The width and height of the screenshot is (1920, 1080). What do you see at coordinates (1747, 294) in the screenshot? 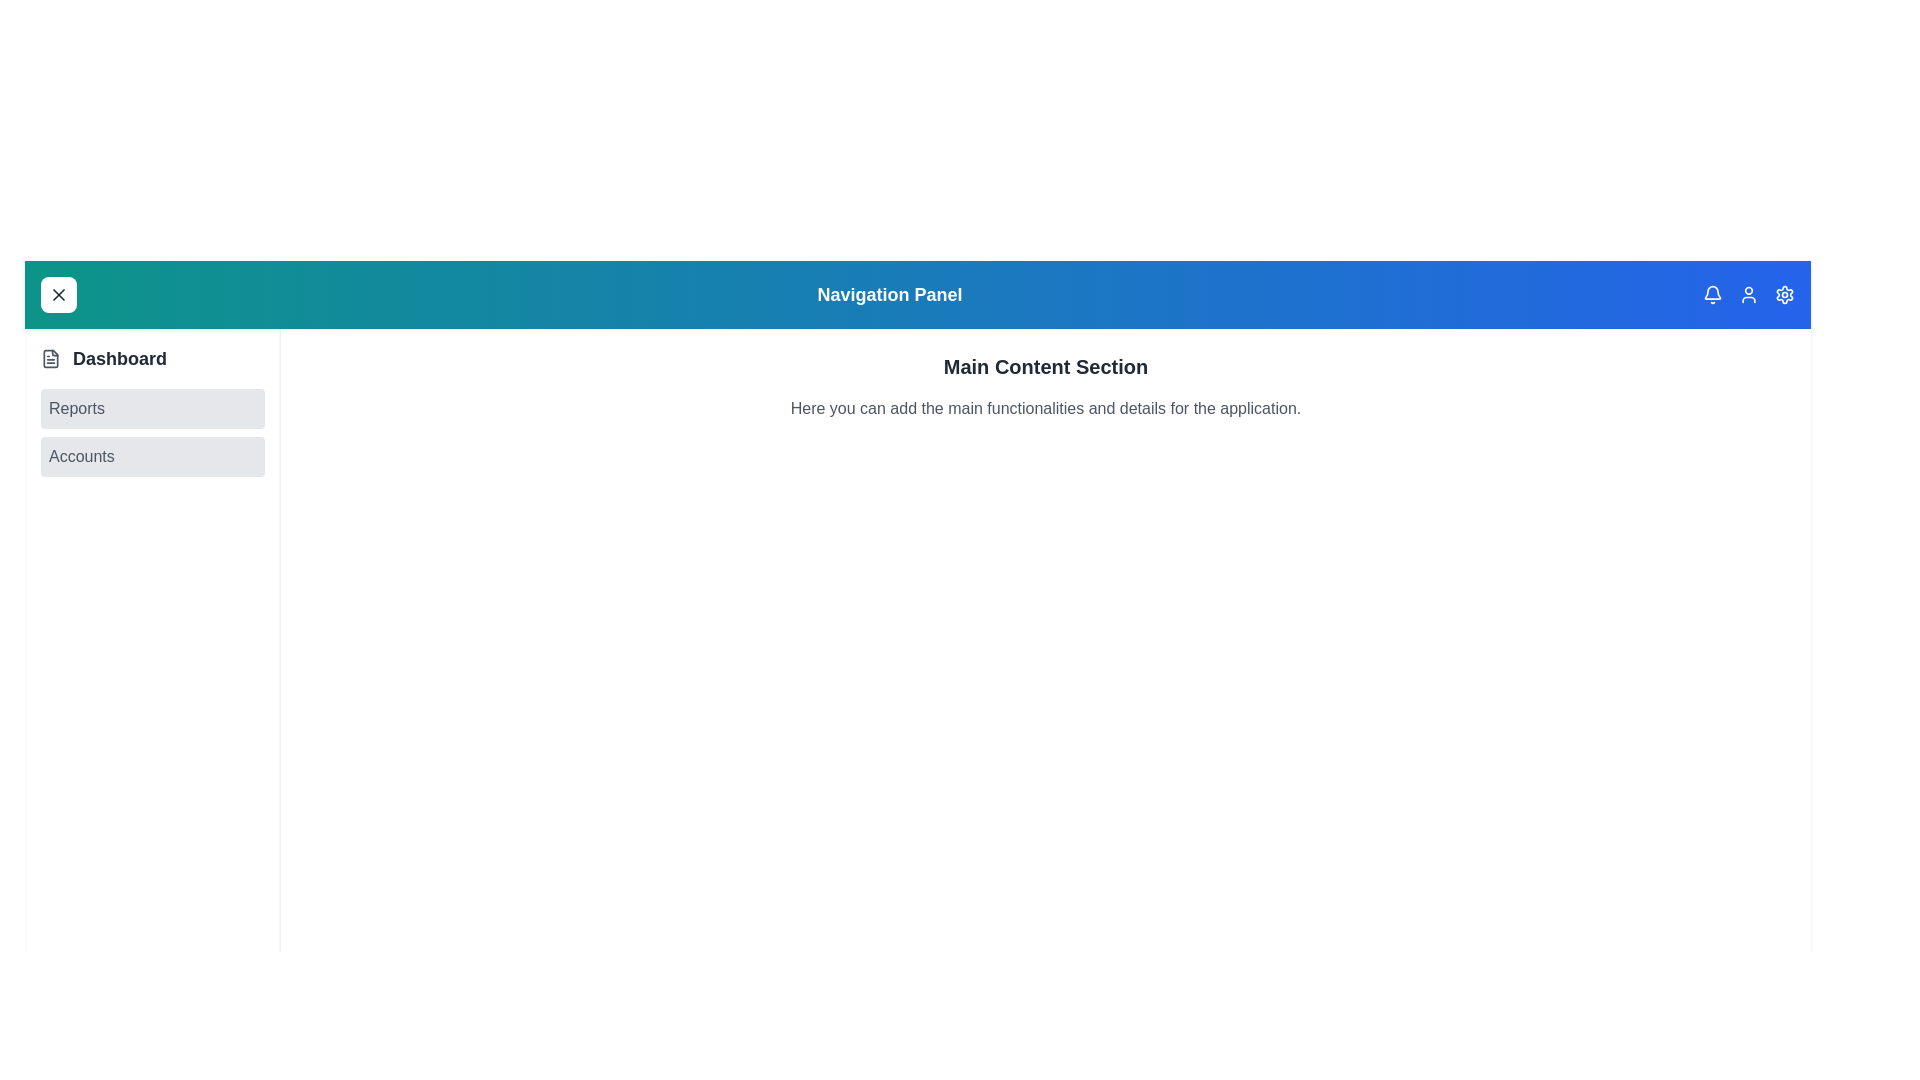
I see `the user-related functionalities icon, which is the third interactive icon from the right in the navigation bar` at bounding box center [1747, 294].